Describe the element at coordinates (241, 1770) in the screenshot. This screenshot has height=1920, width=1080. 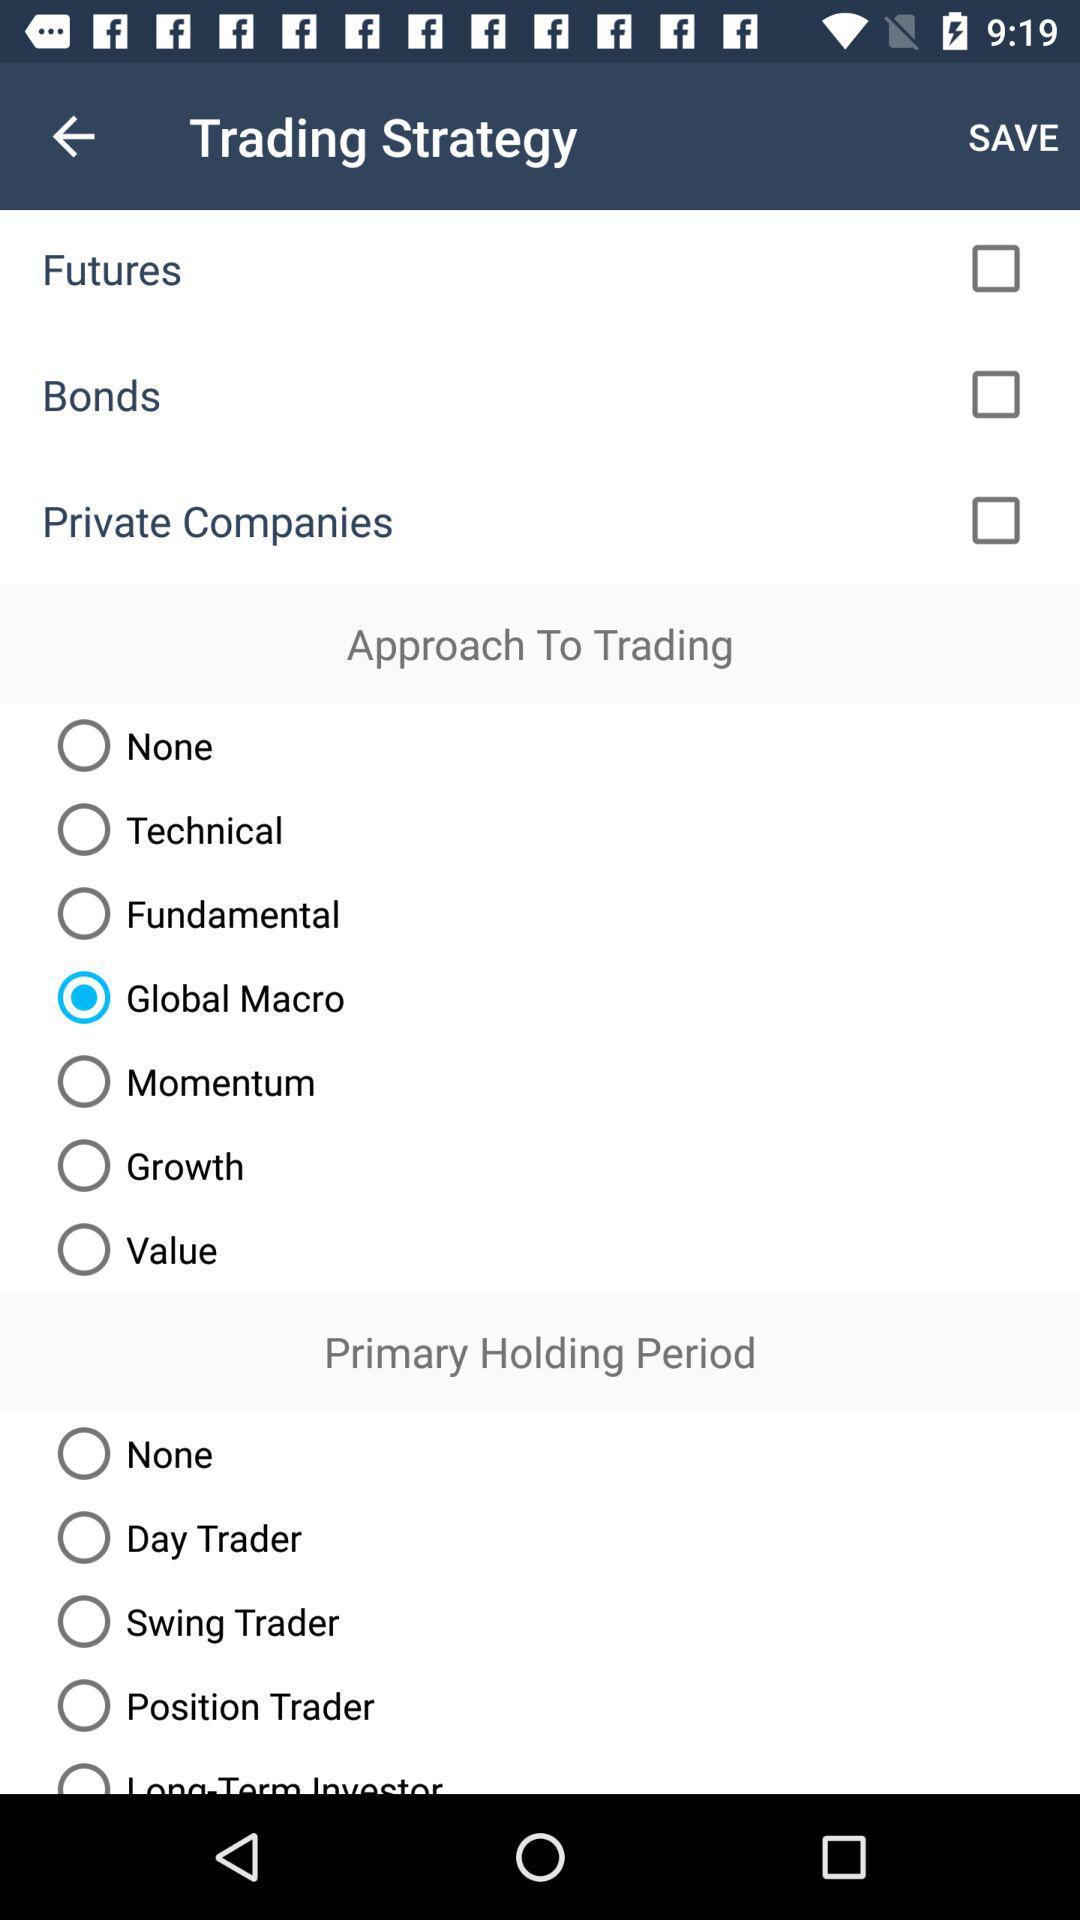
I see `the long-term investor radio button` at that location.